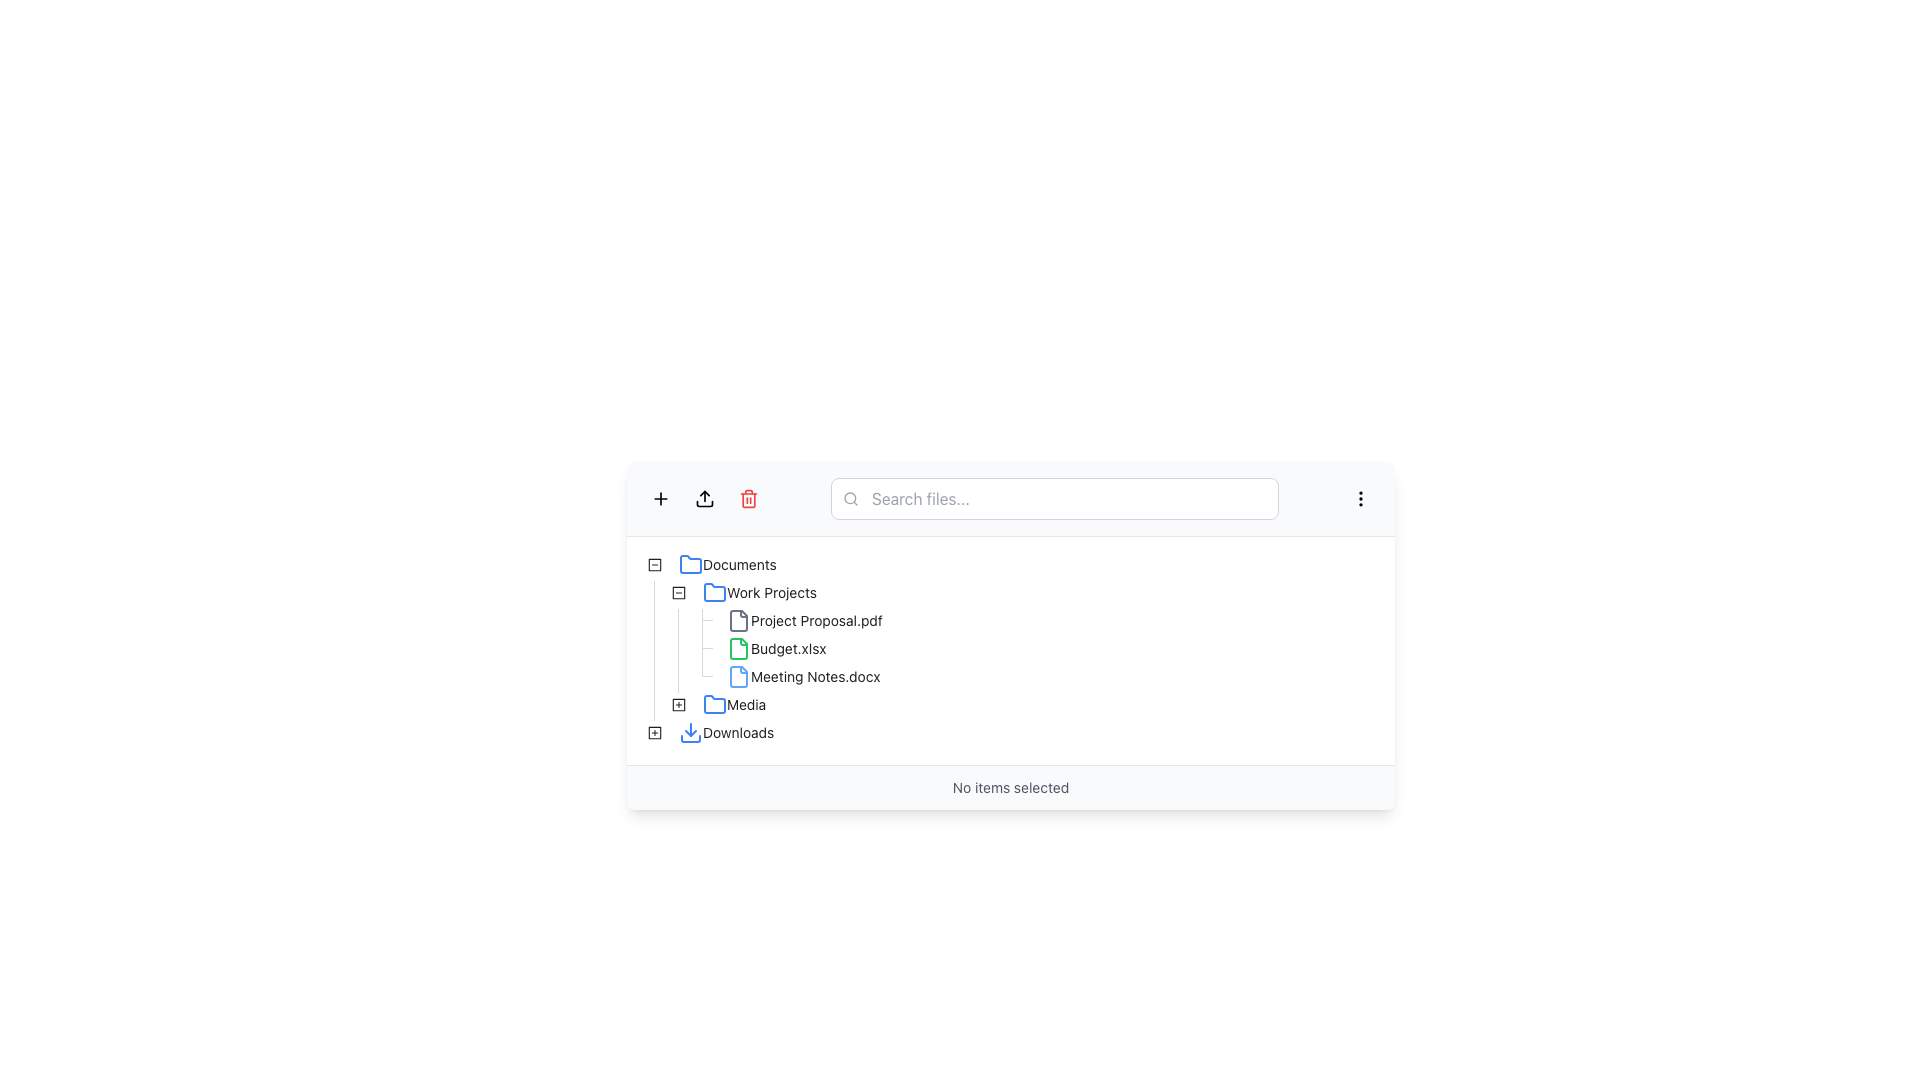  I want to click on the small blue document file icon located immediately to the left of the text 'Meeting Notes.docx', so click(738, 676).